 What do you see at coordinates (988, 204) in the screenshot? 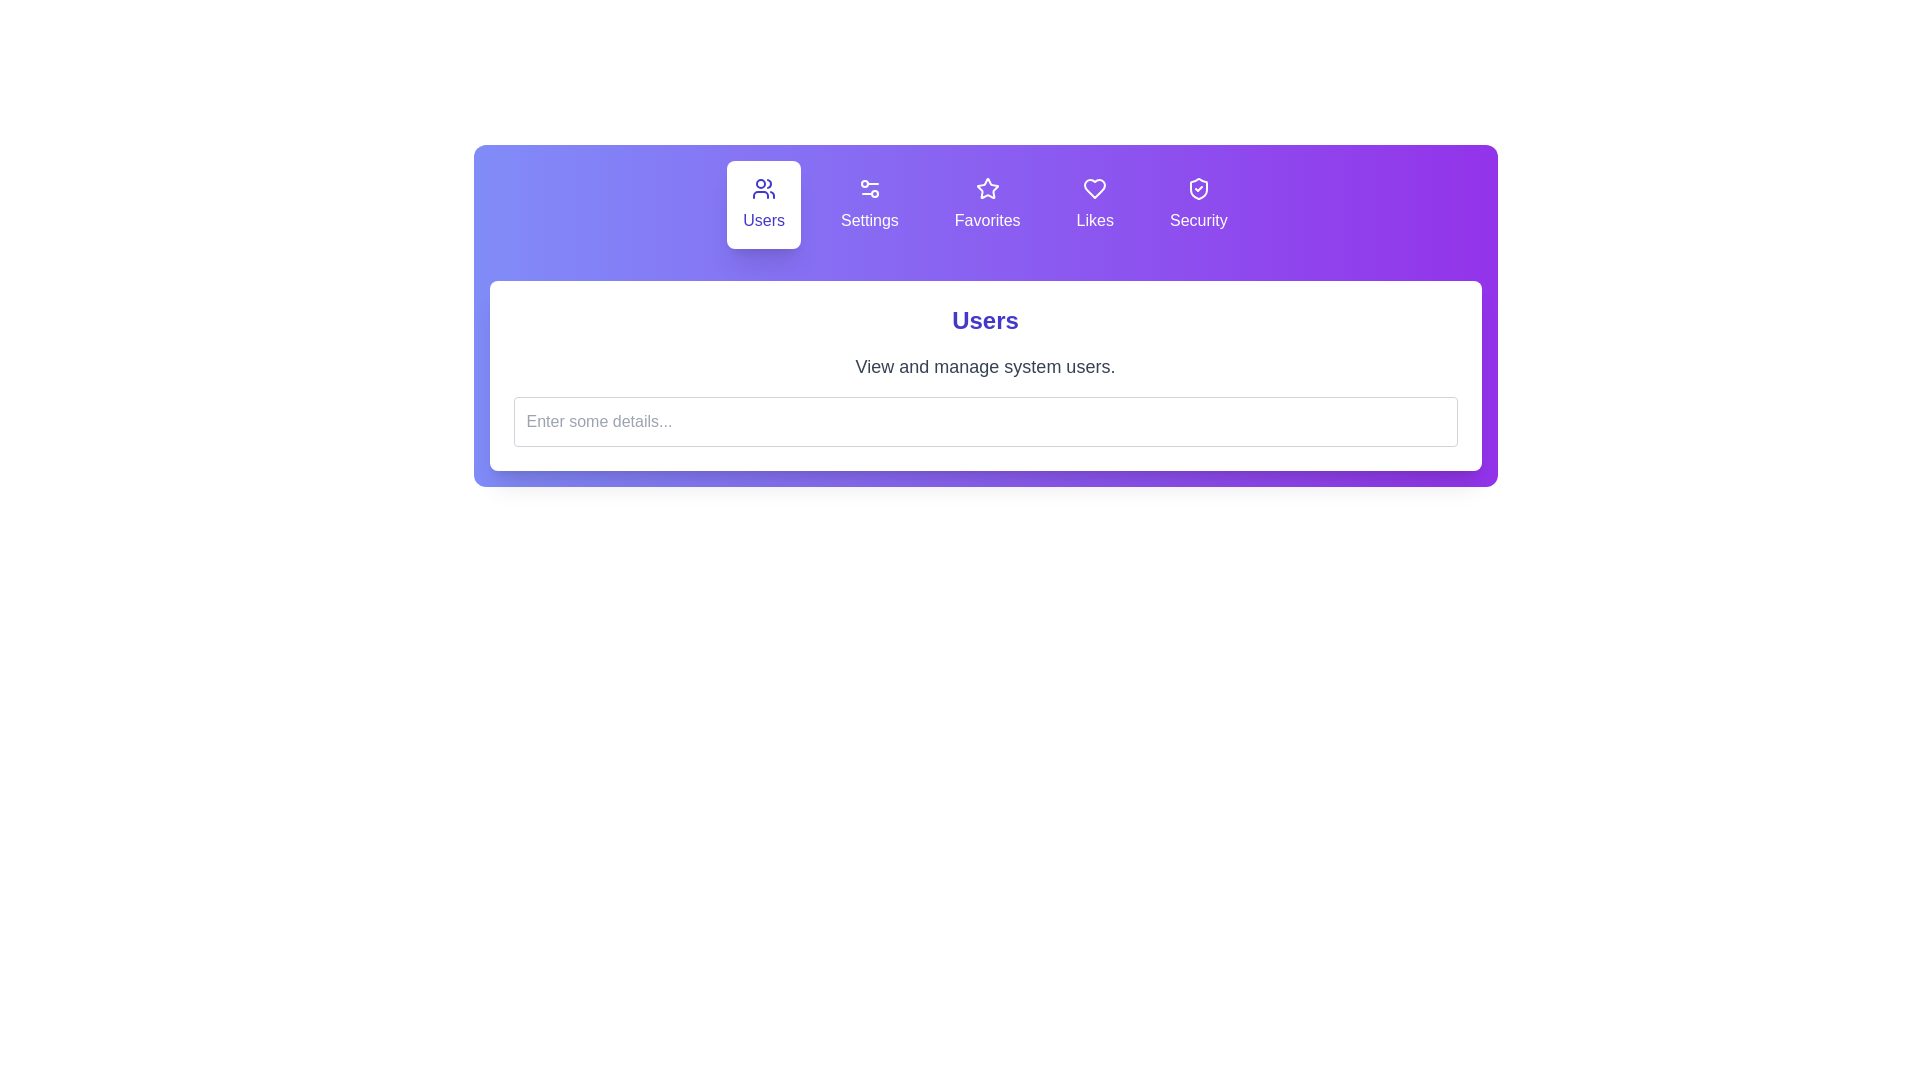
I see `the tab labeled Favorites to view its description` at bounding box center [988, 204].